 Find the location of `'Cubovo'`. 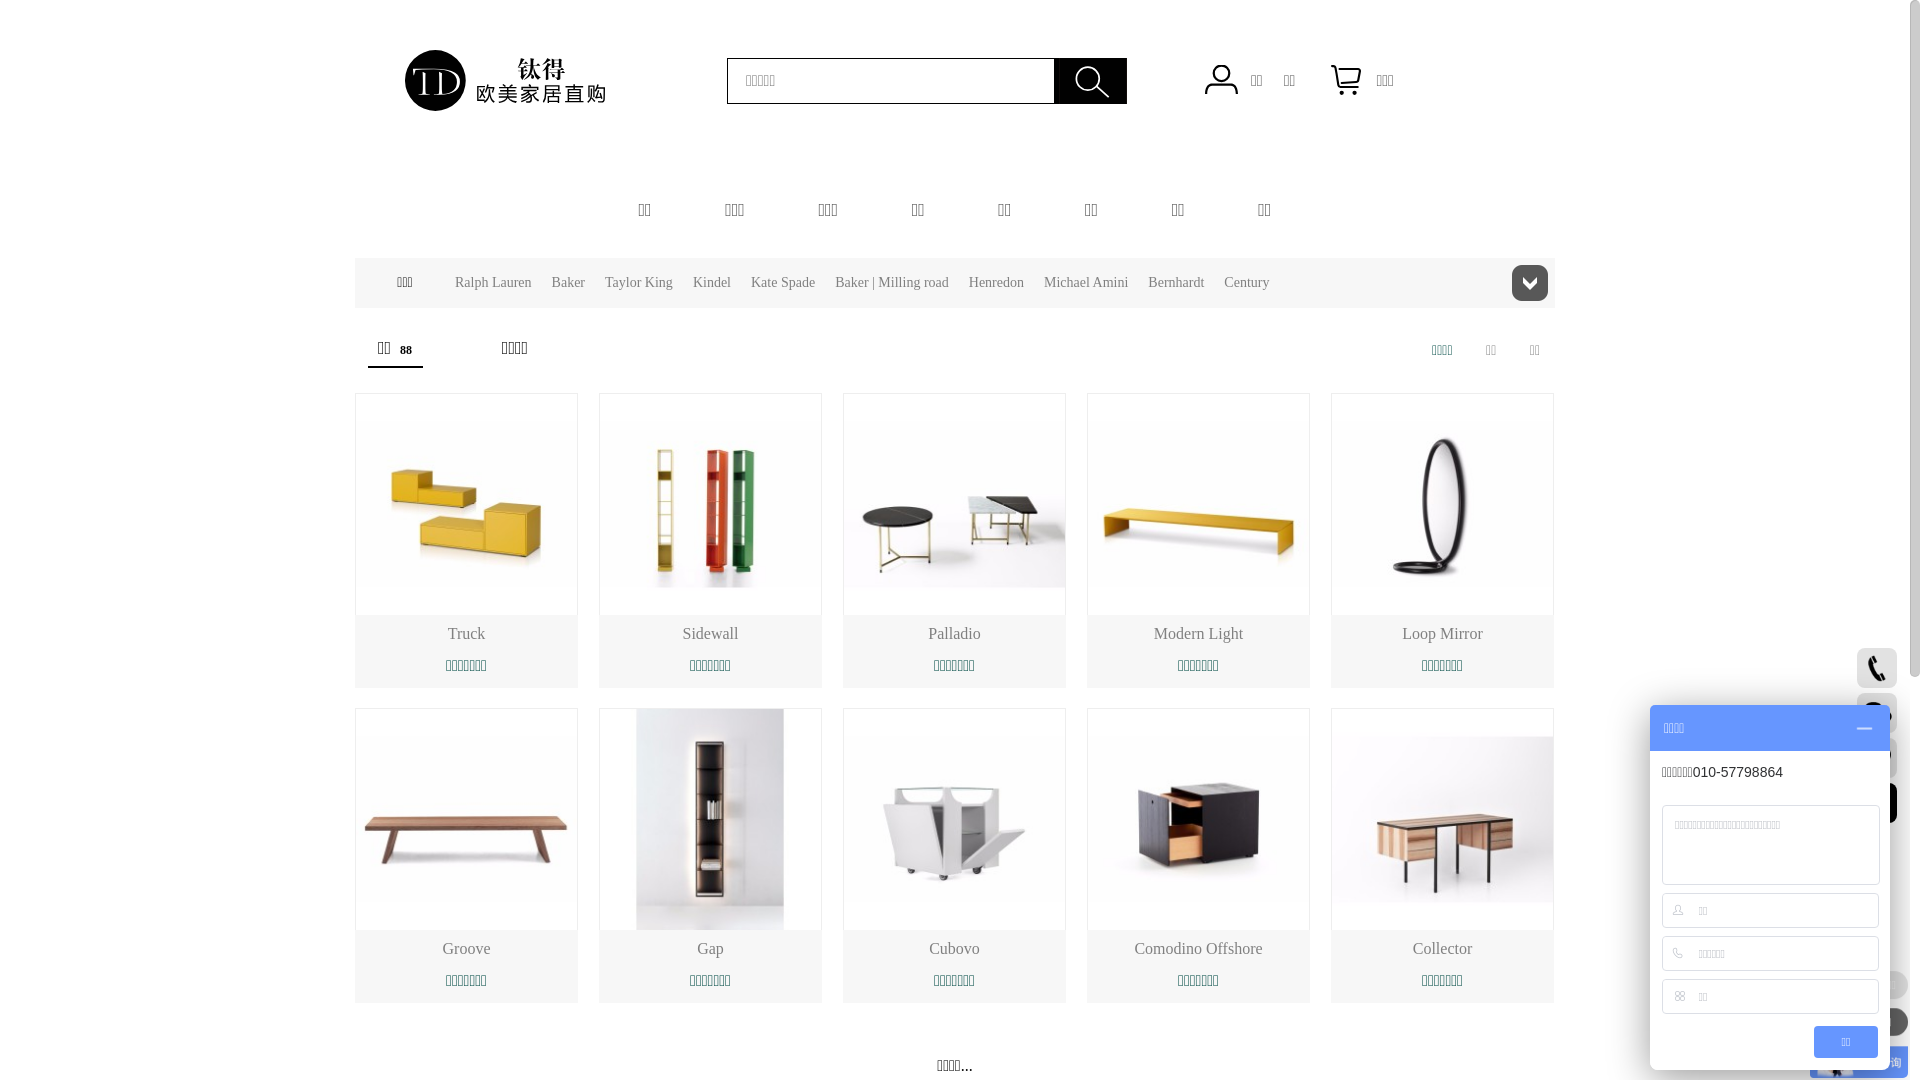

'Cubovo' is located at coordinates (953, 947).